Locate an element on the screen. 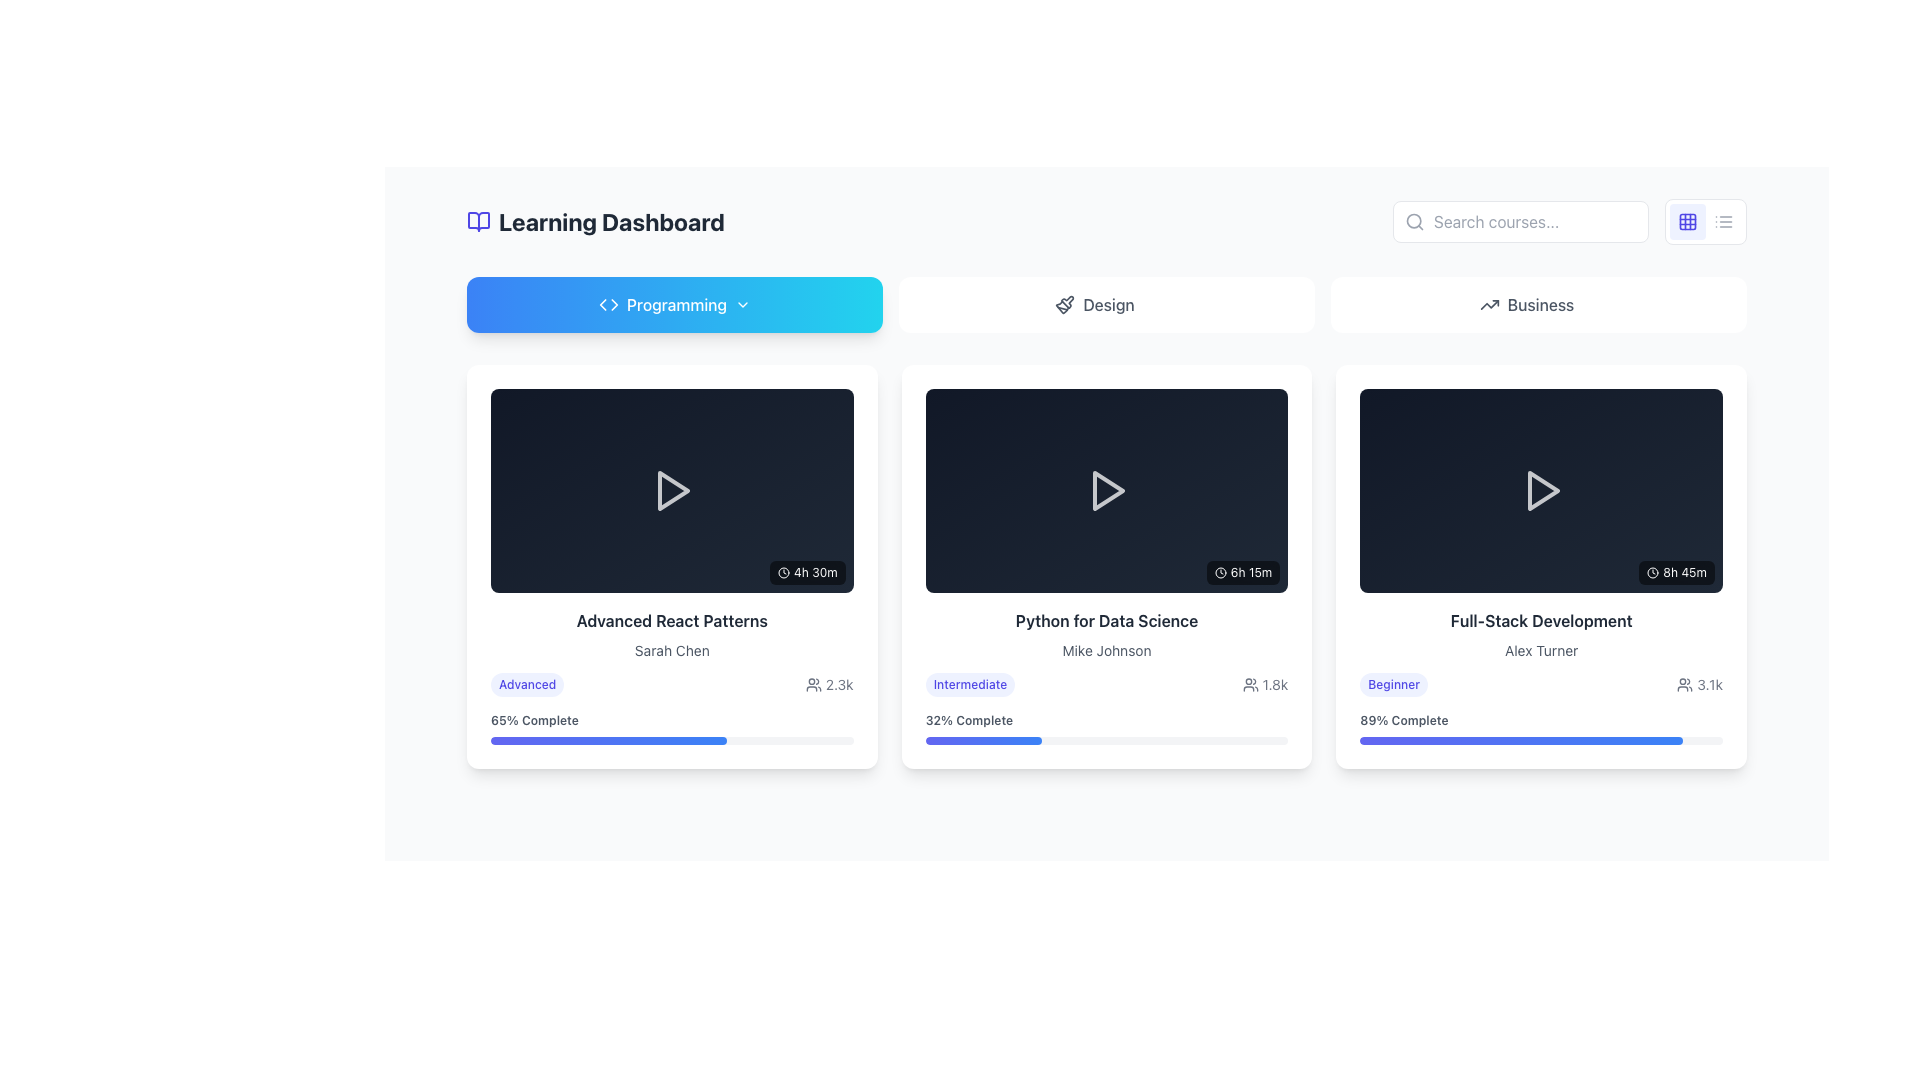 The width and height of the screenshot is (1920, 1080). the triangular gray play icon located in the center of the 'Advanced React Patterns' video thumbnail is located at coordinates (674, 490).